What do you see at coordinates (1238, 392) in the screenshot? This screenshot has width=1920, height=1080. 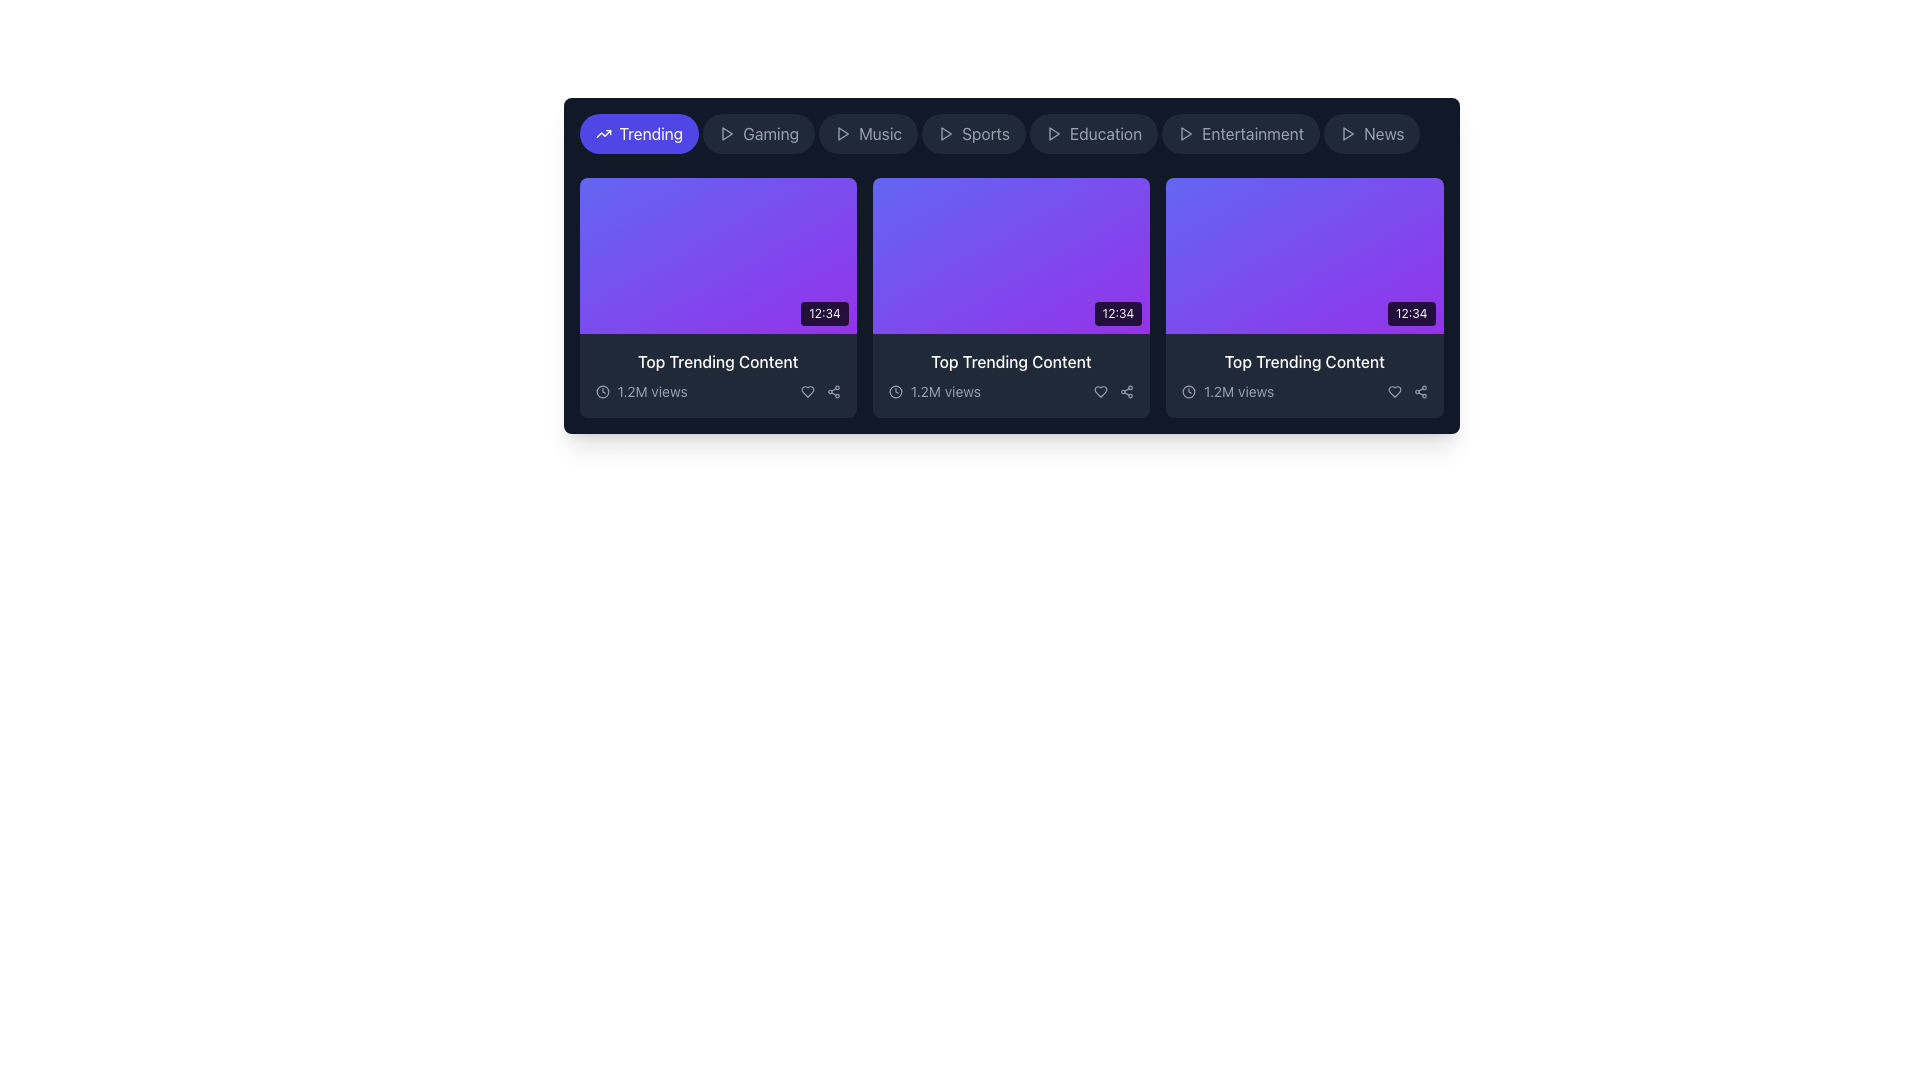 I see `the text label displaying '1.2M views.' which is located below the title 'Top Trending Content' and adjacent to a clock icon` at bounding box center [1238, 392].